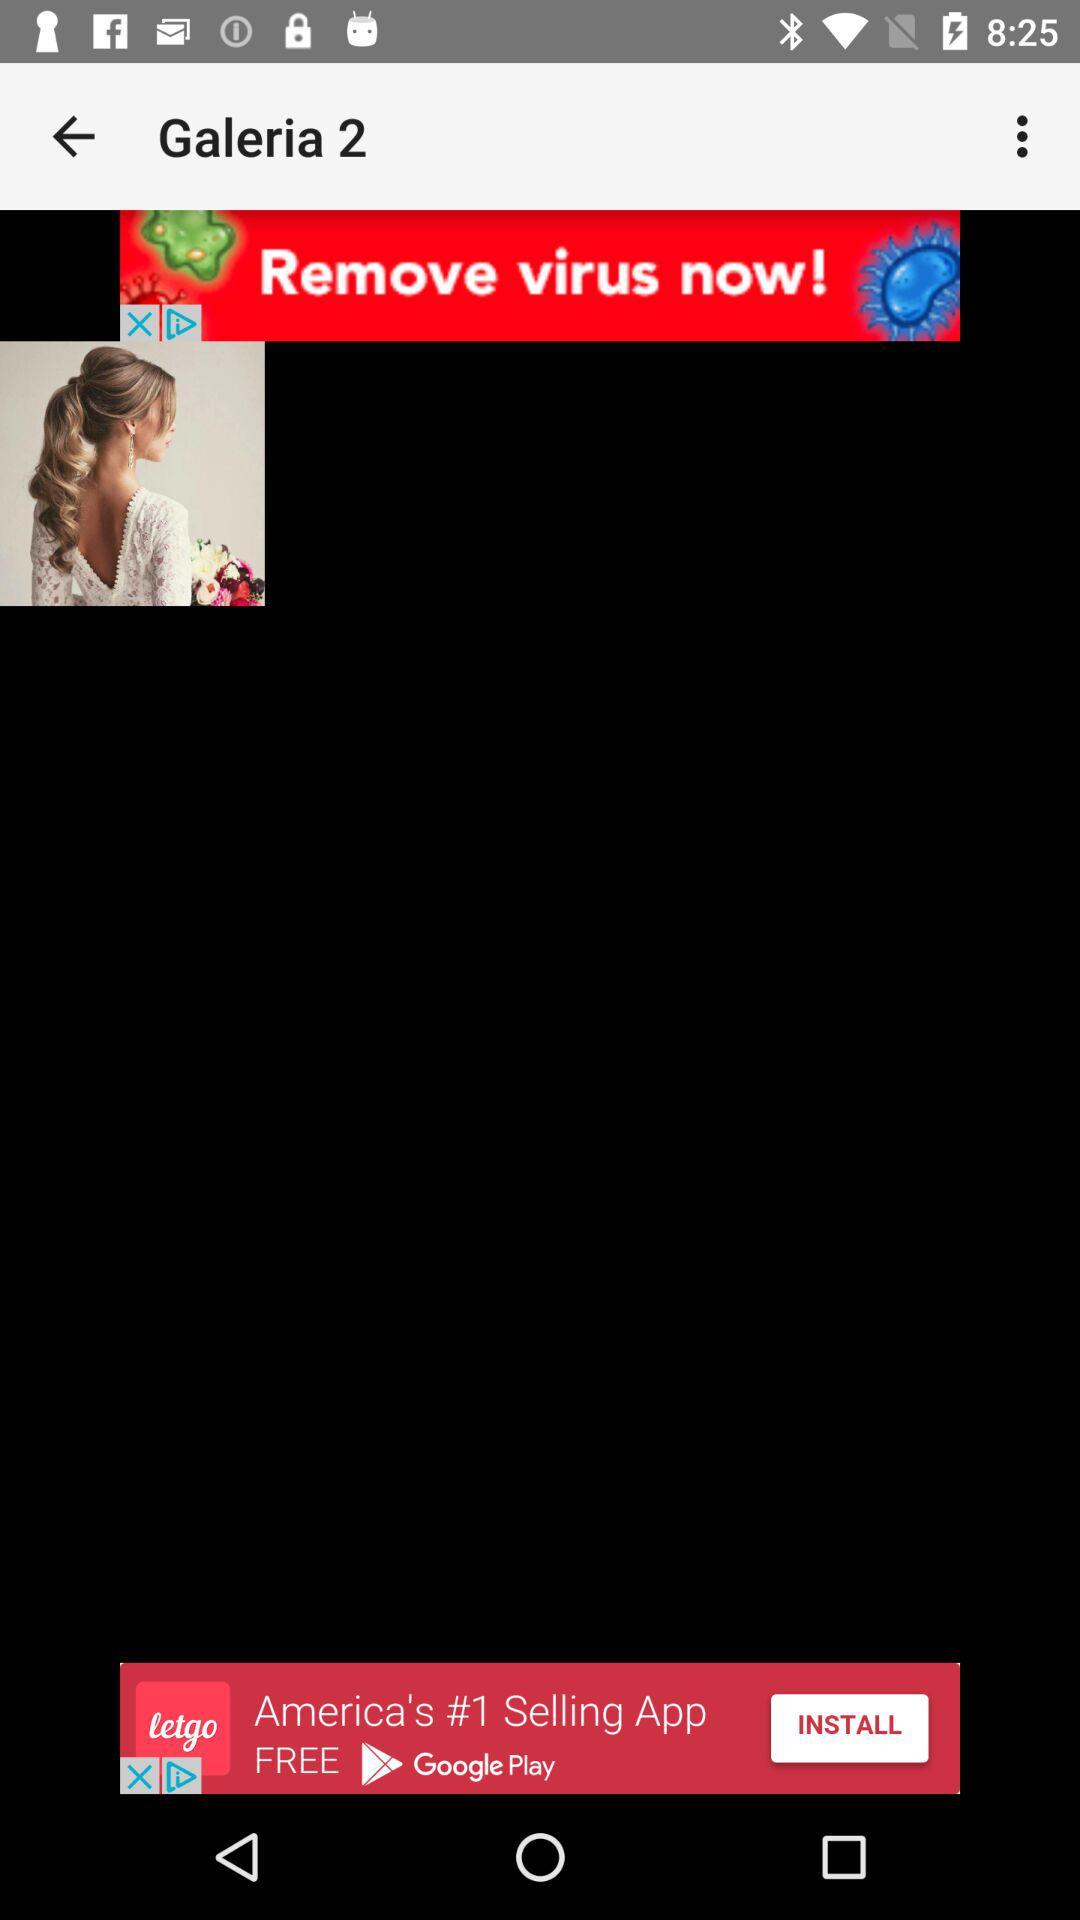  What do you see at coordinates (540, 274) in the screenshot?
I see `in app advertisement space` at bounding box center [540, 274].